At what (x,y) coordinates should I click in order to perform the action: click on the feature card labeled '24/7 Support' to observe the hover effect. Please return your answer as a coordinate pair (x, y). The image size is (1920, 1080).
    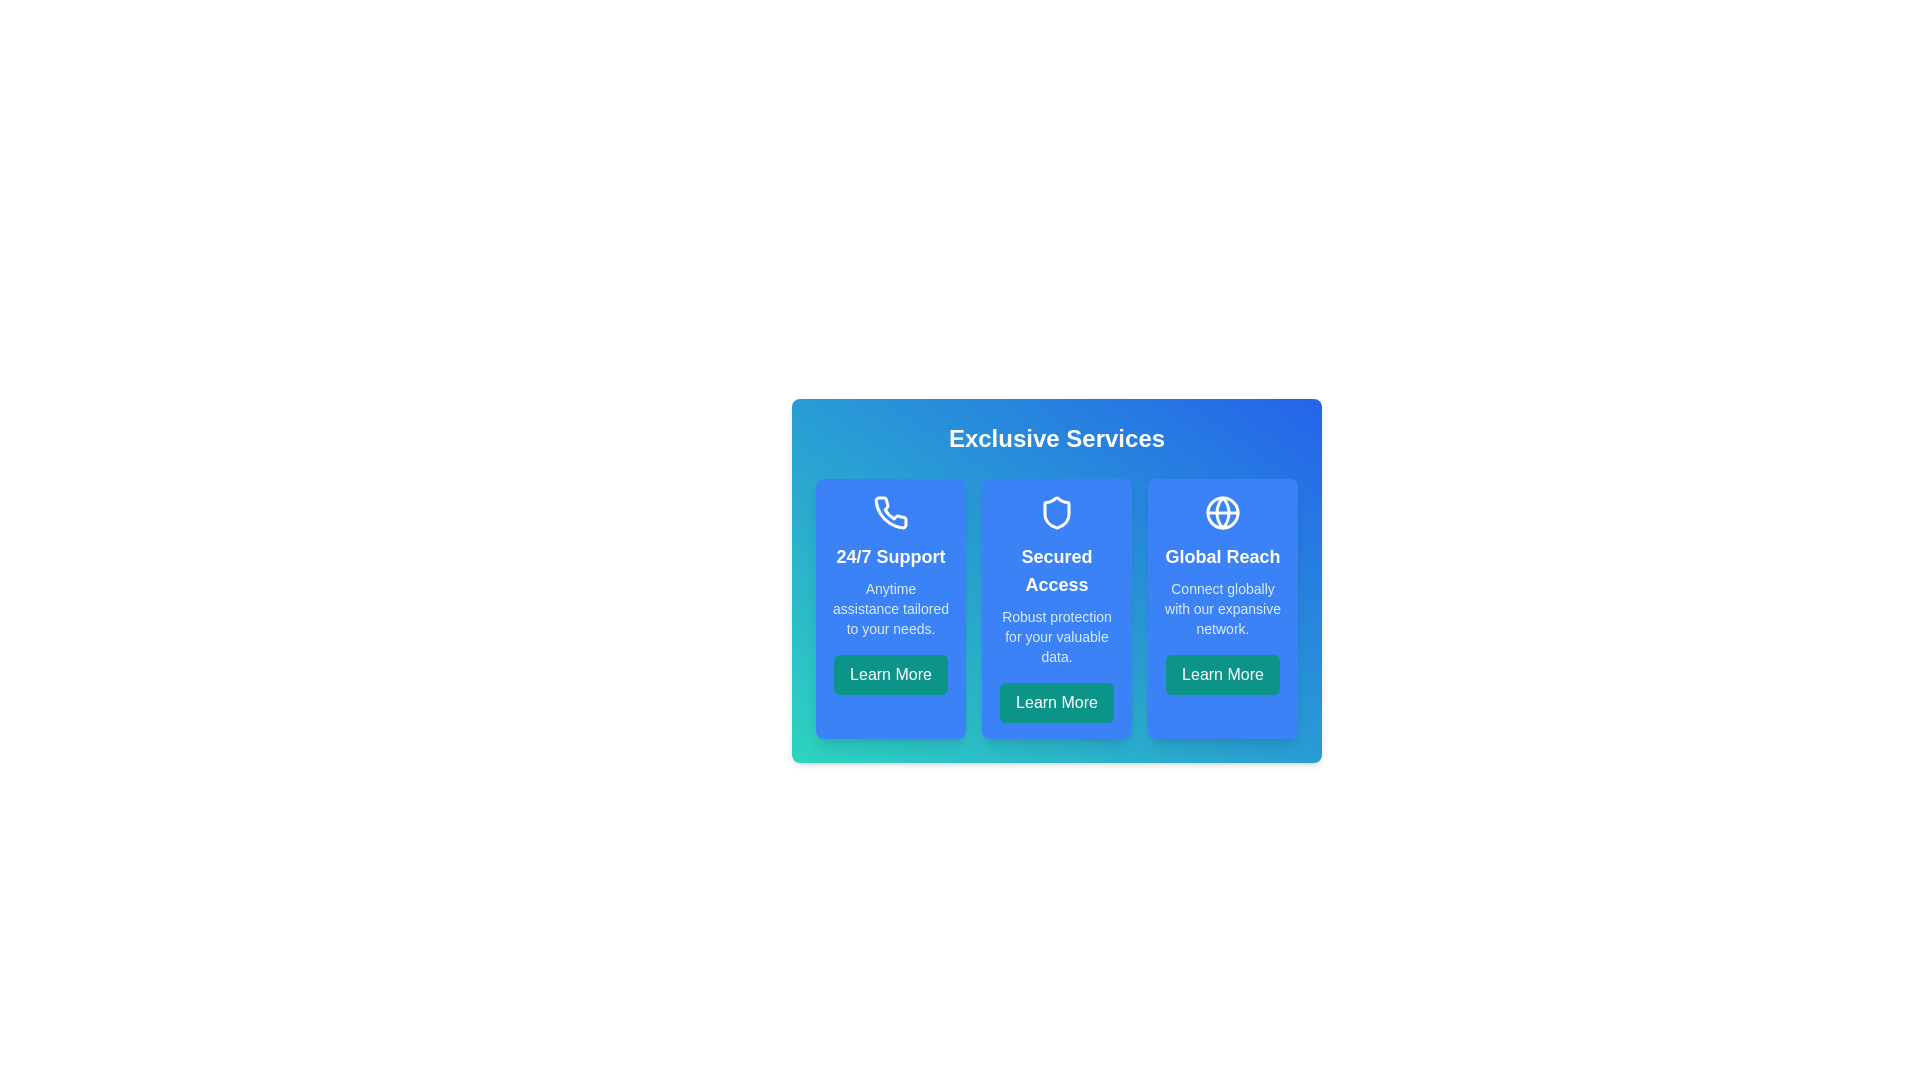
    Looking at the image, I should click on (890, 608).